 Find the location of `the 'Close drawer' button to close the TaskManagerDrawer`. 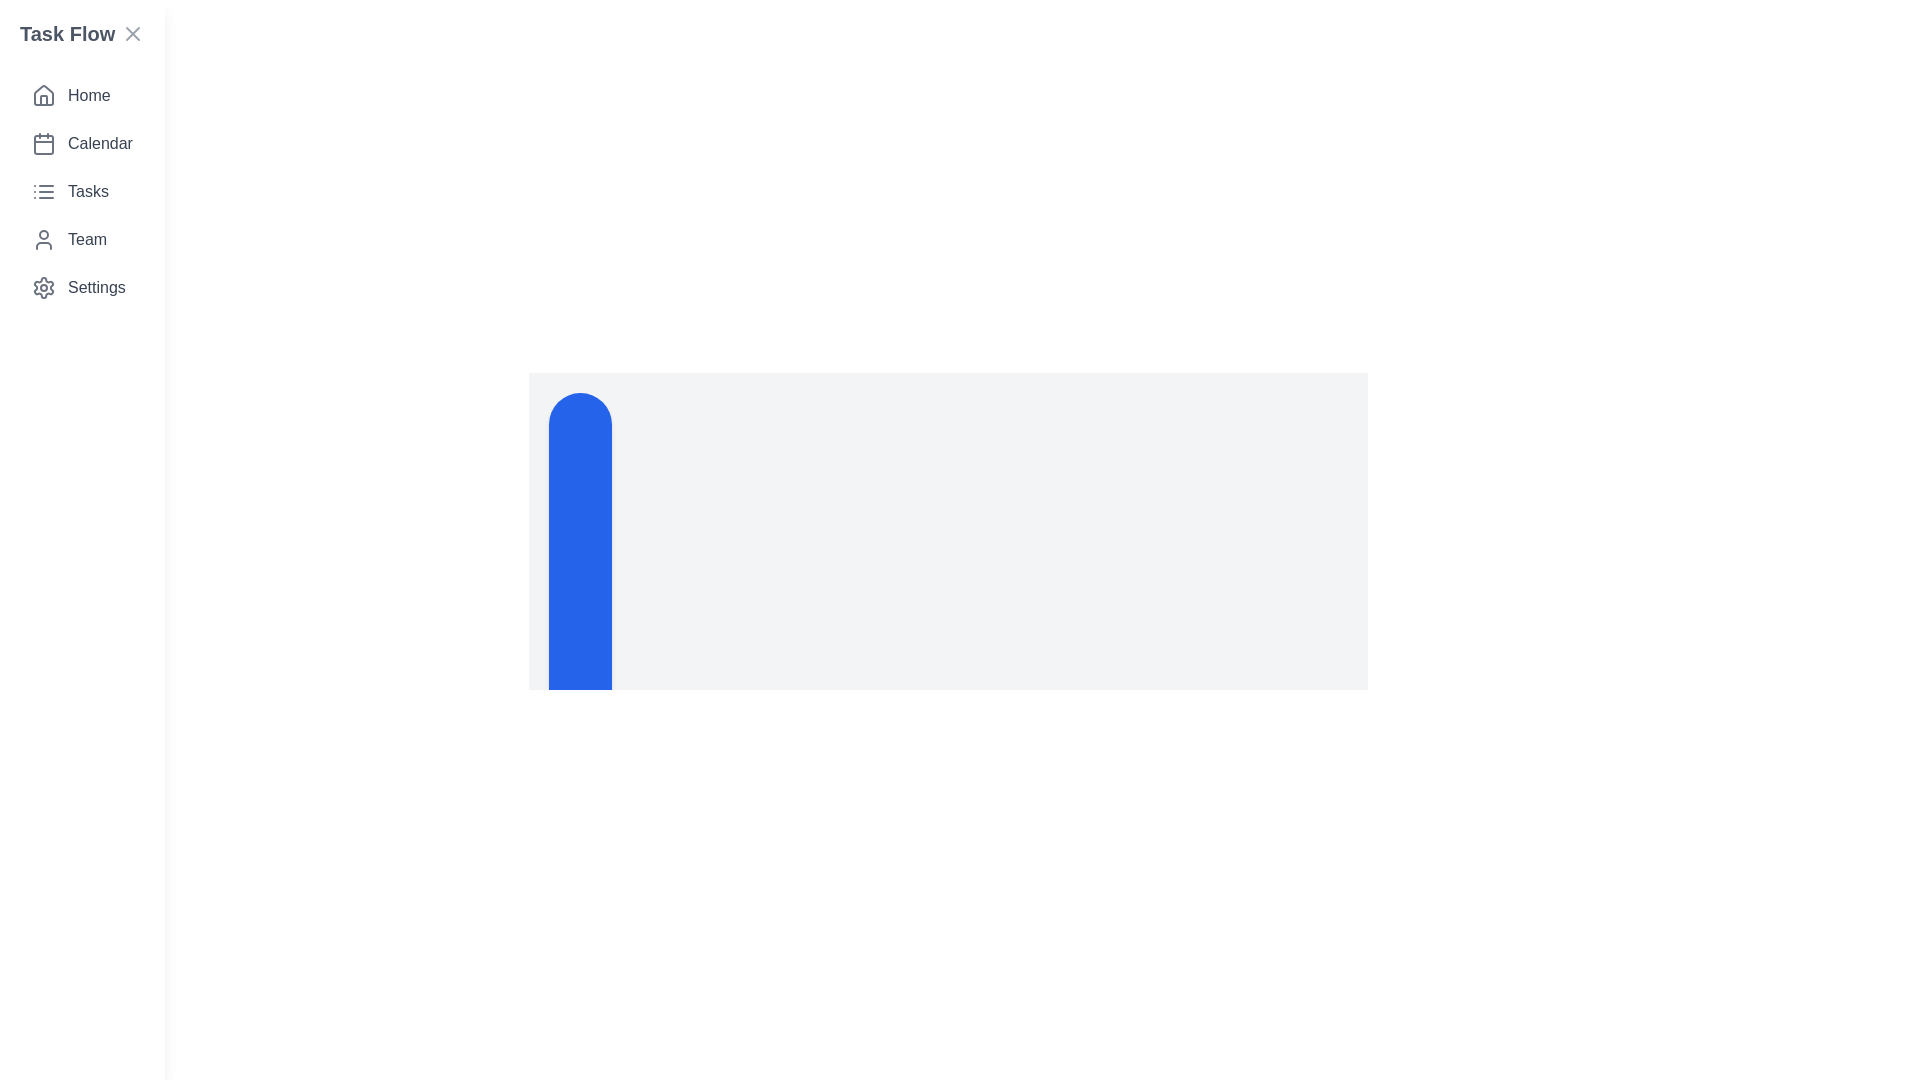

the 'Close drawer' button to close the TaskManagerDrawer is located at coordinates (131, 34).